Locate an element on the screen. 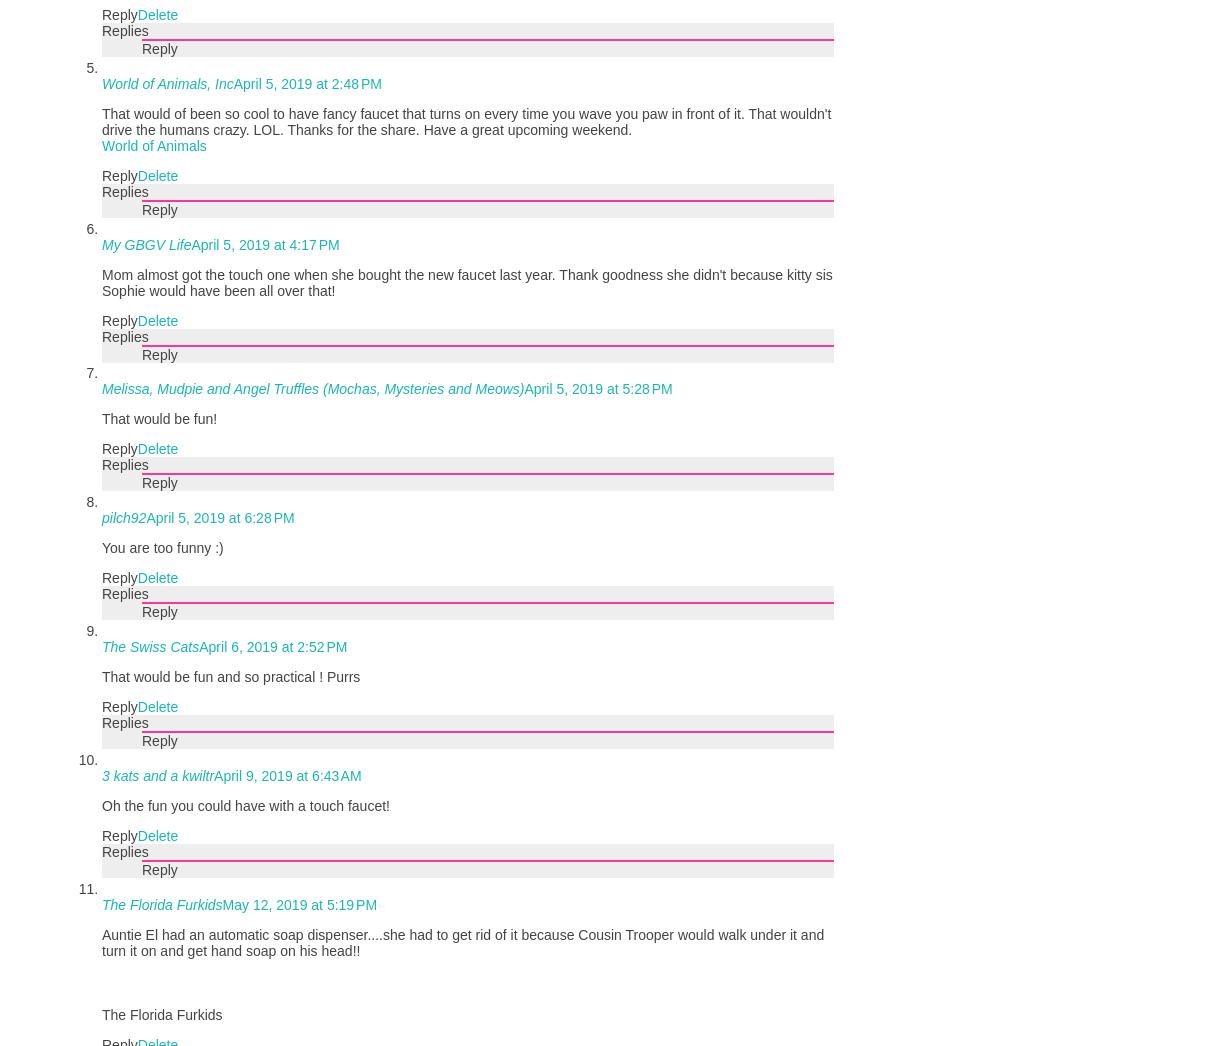  'That would of been so cool to have fancy faucet that turns on every time you wave you paw in front of it. That wouldn't drive the humans crazy. LOL. Thanks for the share. Have a great upcoming weekend.' is located at coordinates (466, 120).